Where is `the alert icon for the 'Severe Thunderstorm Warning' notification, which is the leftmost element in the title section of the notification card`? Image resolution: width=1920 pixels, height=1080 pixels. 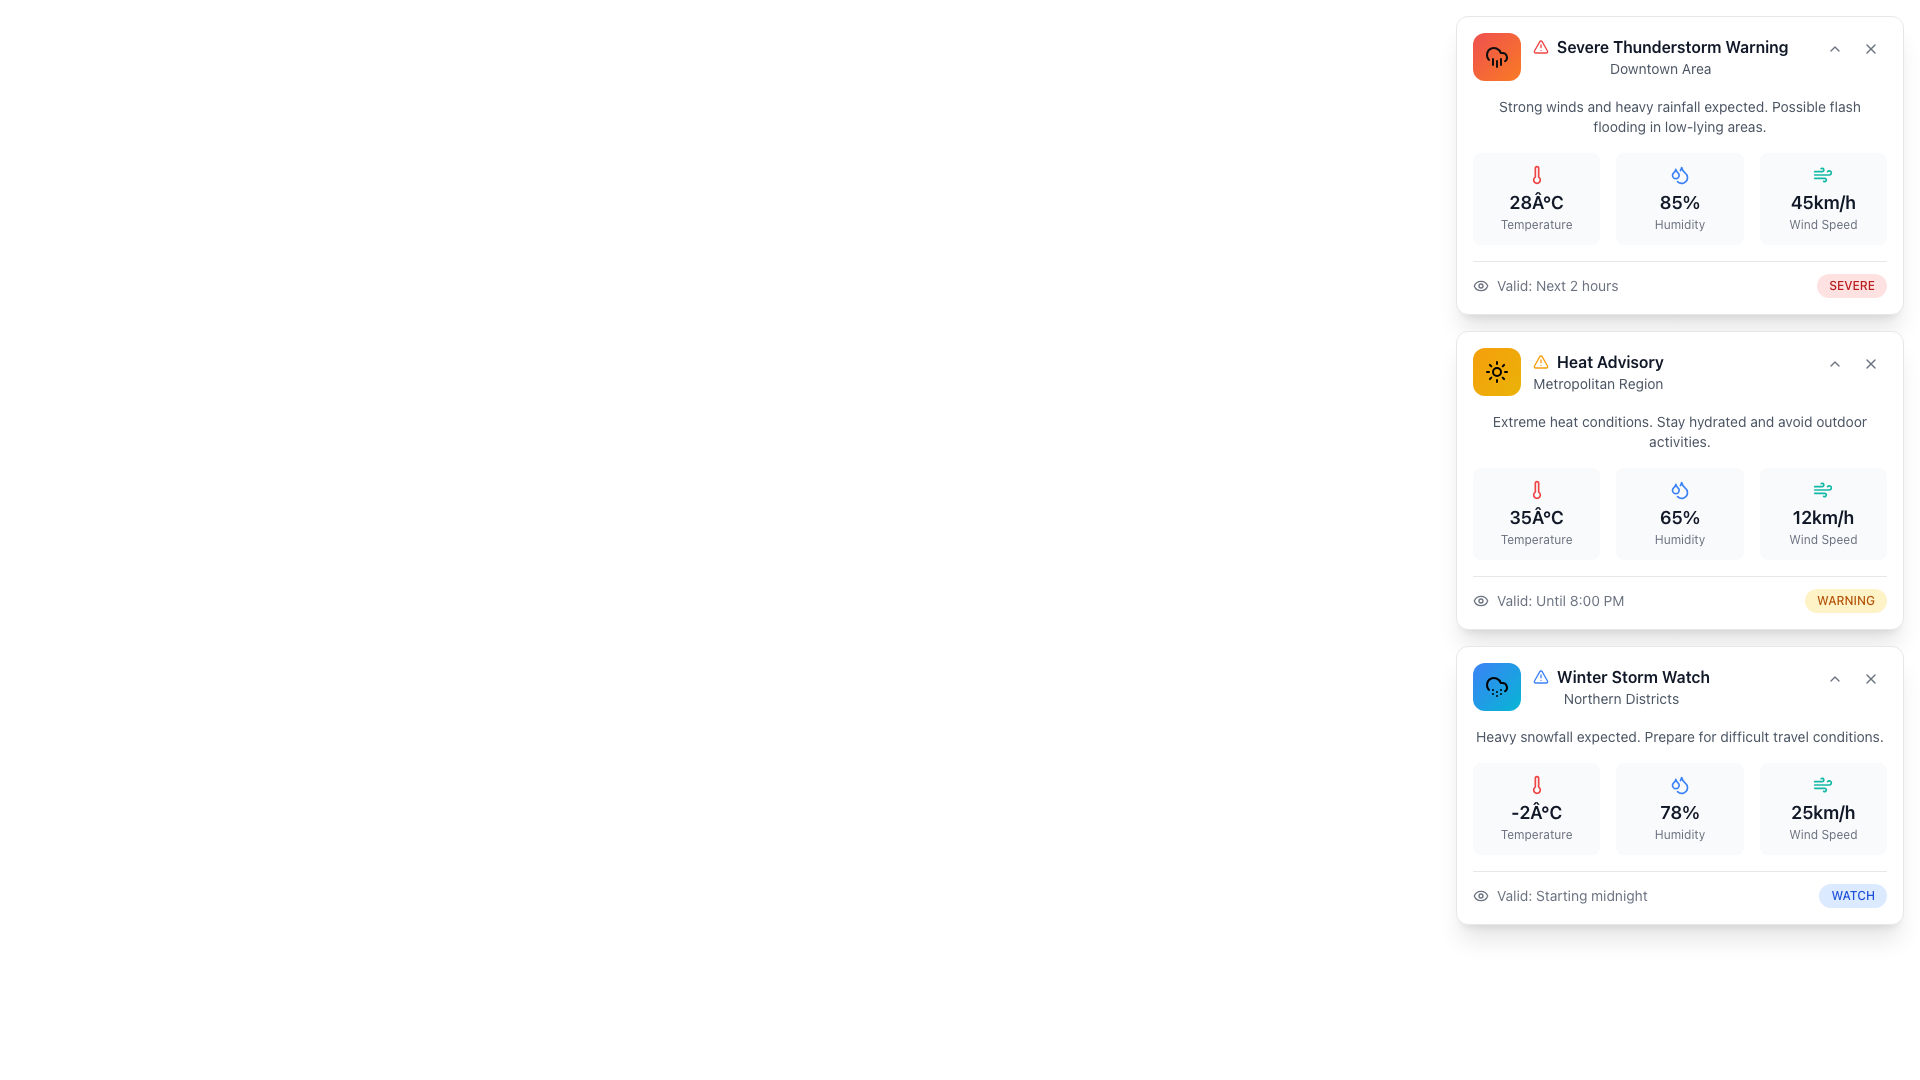 the alert icon for the 'Severe Thunderstorm Warning' notification, which is the leftmost element in the title section of the notification card is located at coordinates (1539, 45).